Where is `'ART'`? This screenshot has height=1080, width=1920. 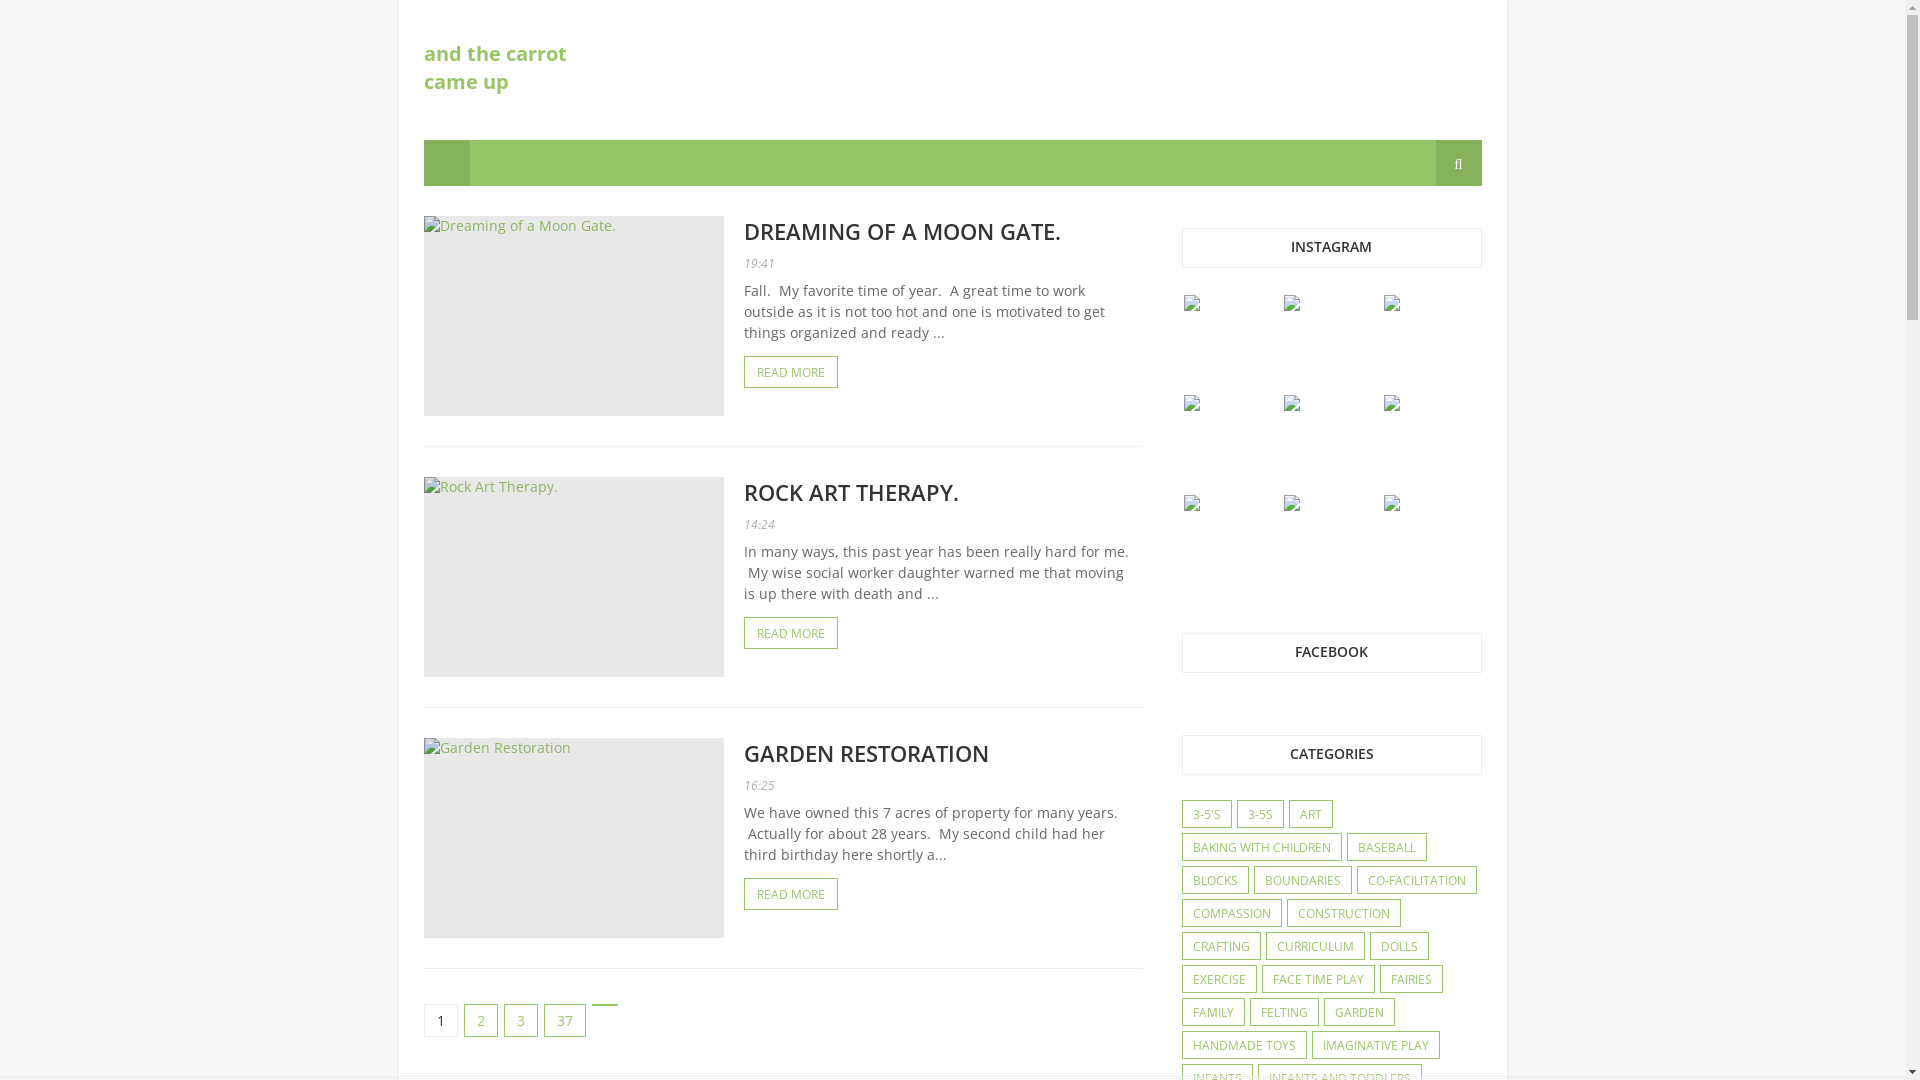 'ART' is located at coordinates (1310, 814).